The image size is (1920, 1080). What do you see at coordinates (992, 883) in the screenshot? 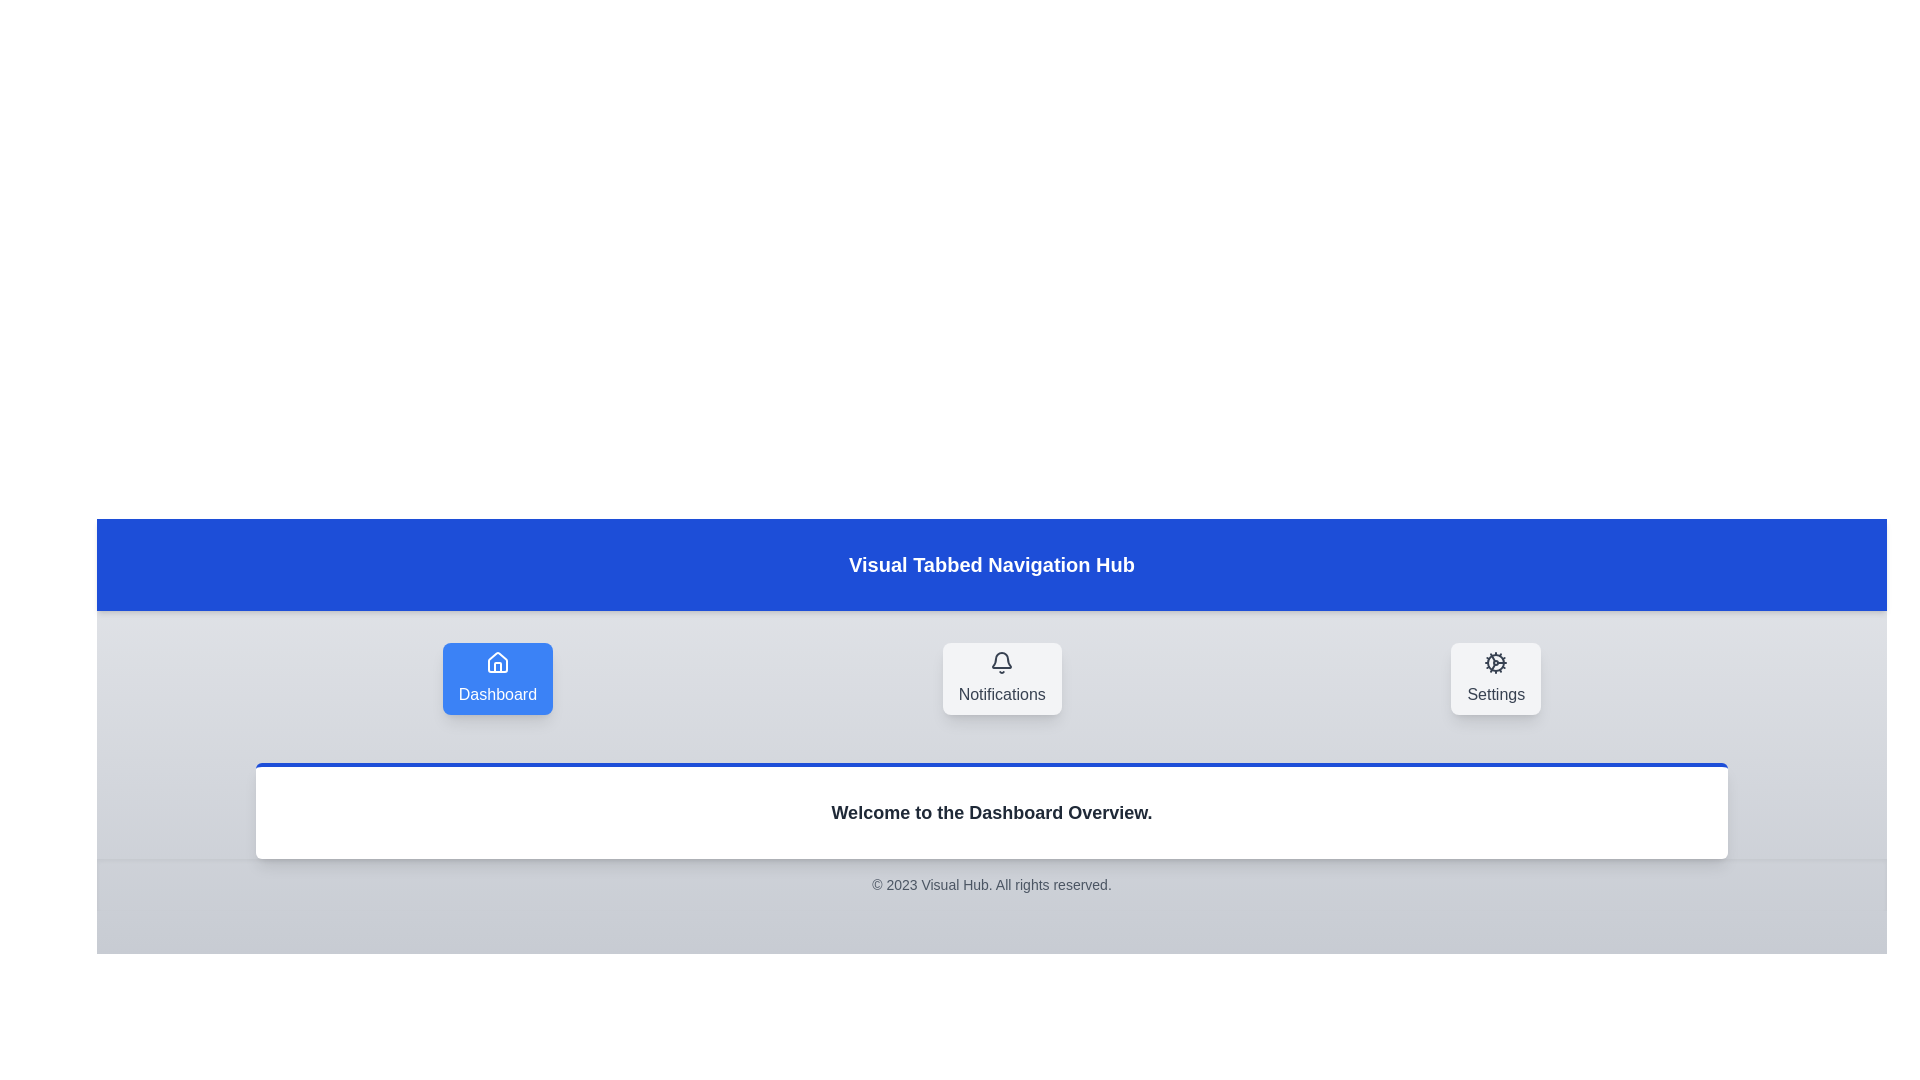
I see `the footer text label that contains the copyright notice '© 2023 Visual Hub. All rights reserved.'` at bounding box center [992, 883].